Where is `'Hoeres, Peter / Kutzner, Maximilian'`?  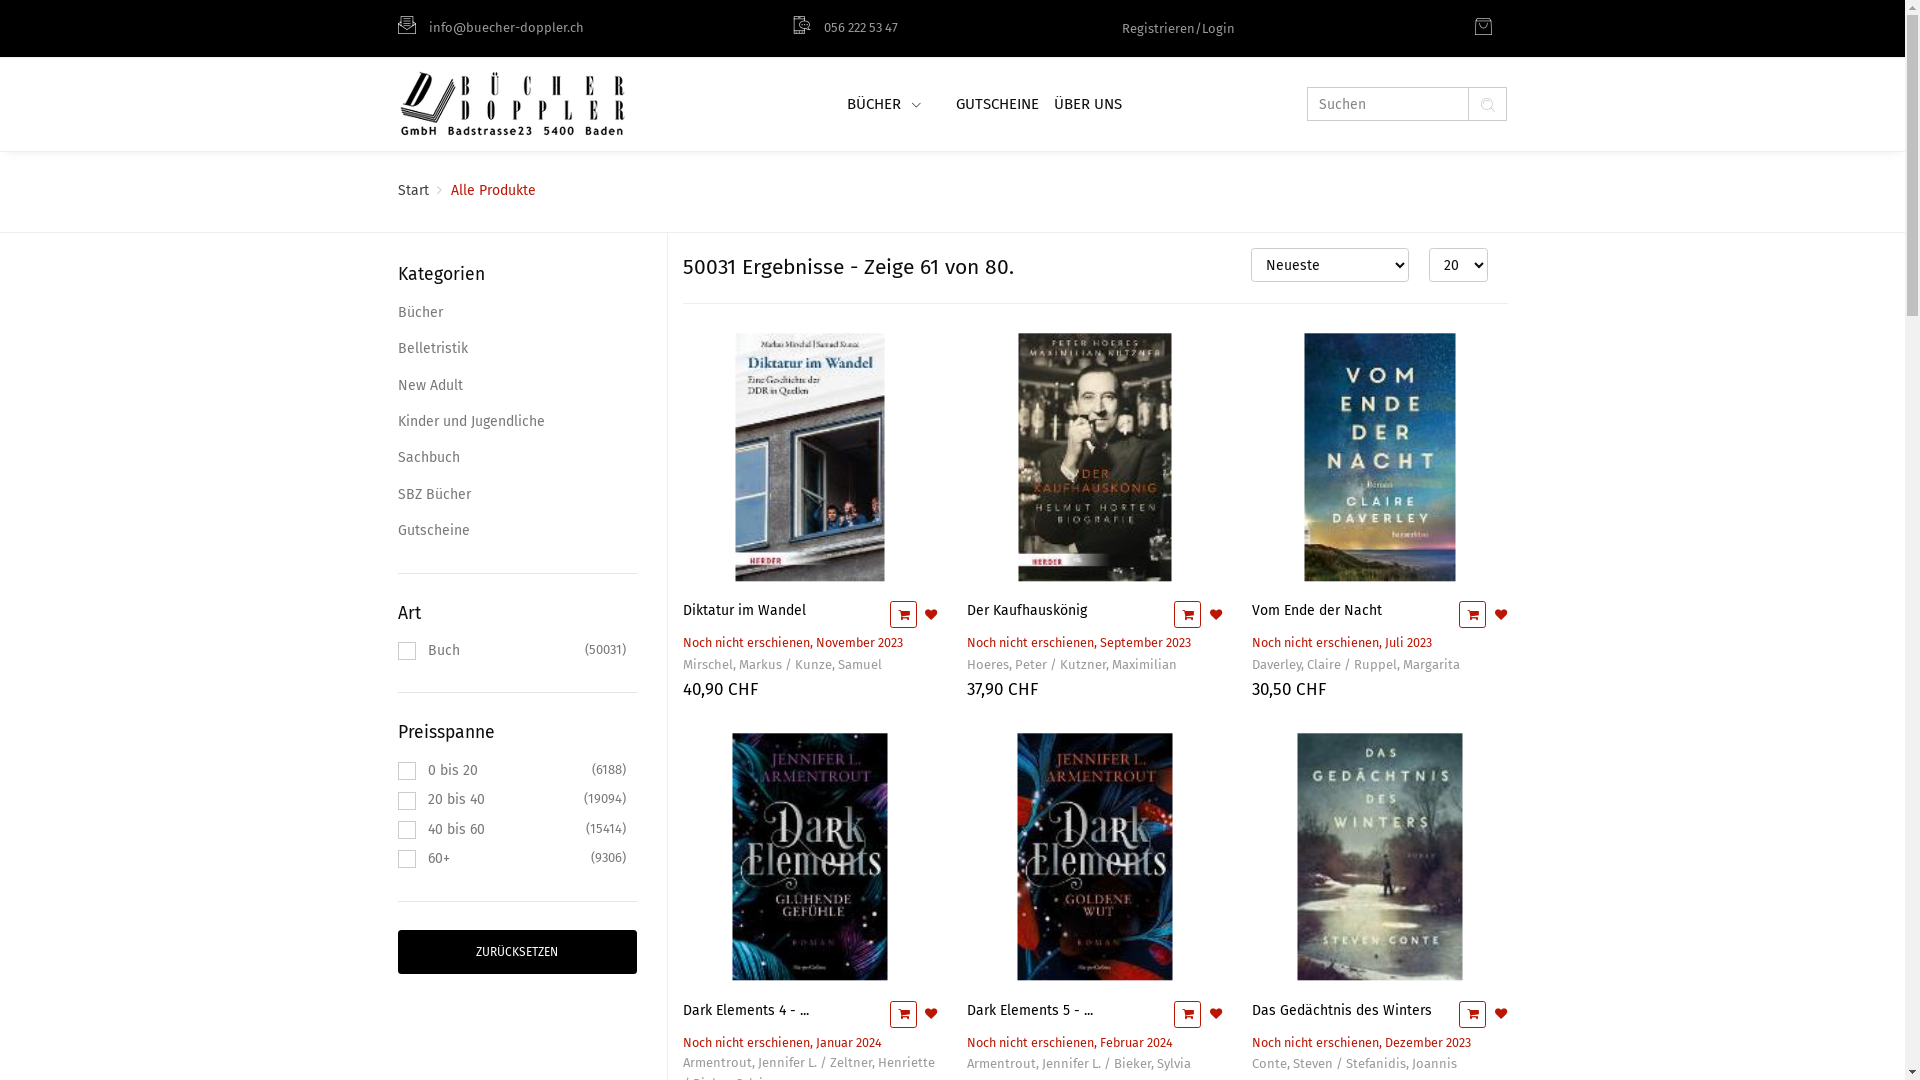
'Hoeres, Peter / Kutzner, Maximilian' is located at coordinates (1070, 665).